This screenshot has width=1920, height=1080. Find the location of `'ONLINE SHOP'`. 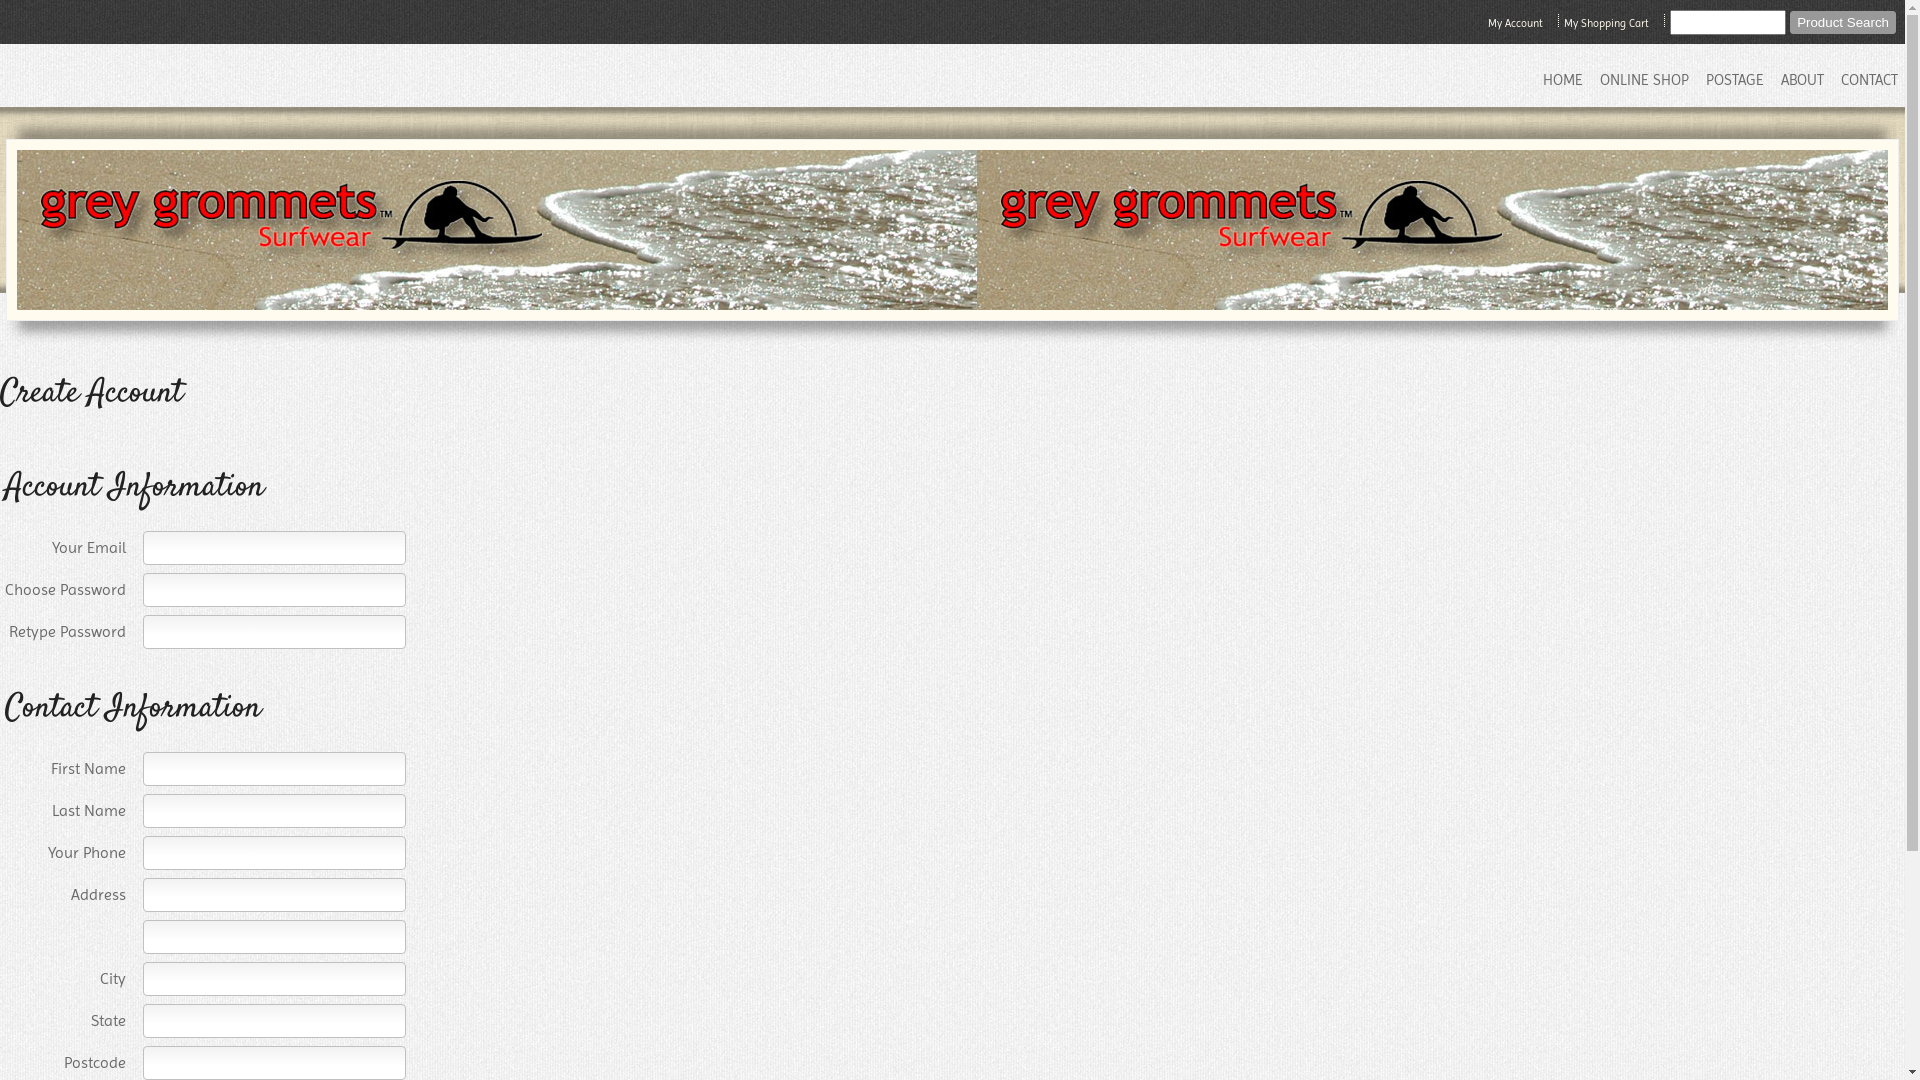

'ONLINE SHOP' is located at coordinates (1642, 79).